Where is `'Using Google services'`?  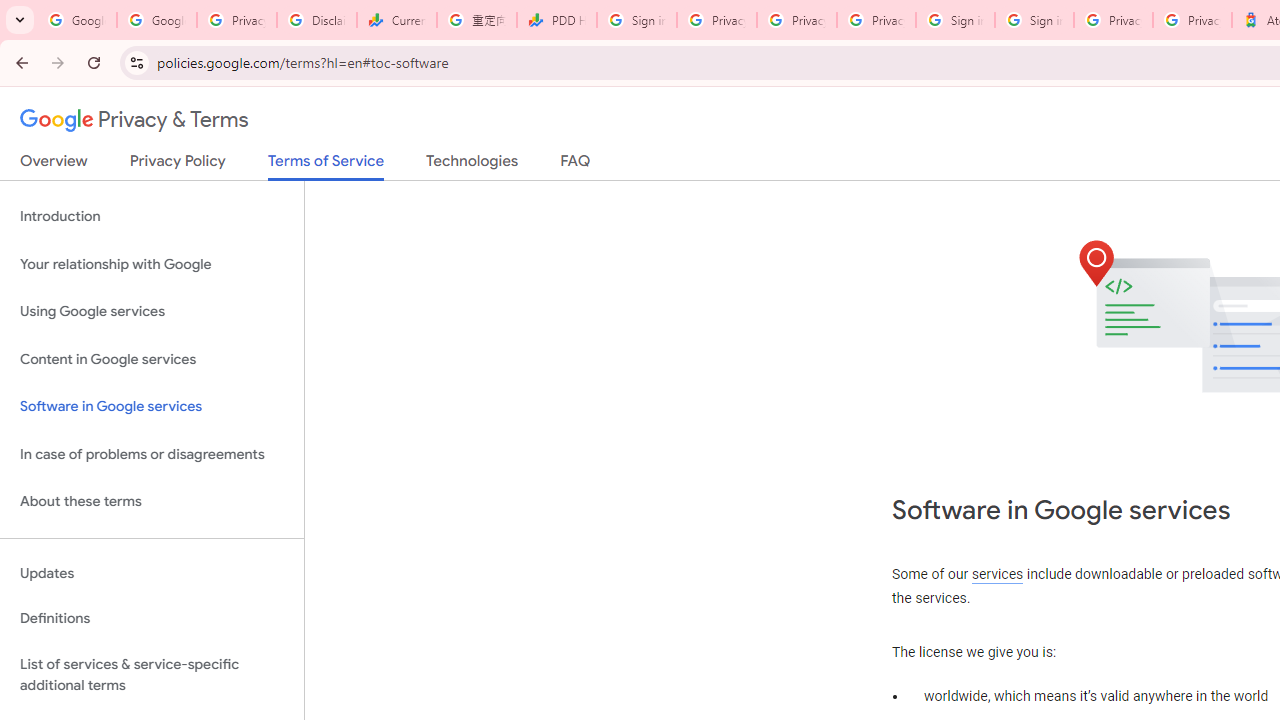
'Using Google services' is located at coordinates (151, 312).